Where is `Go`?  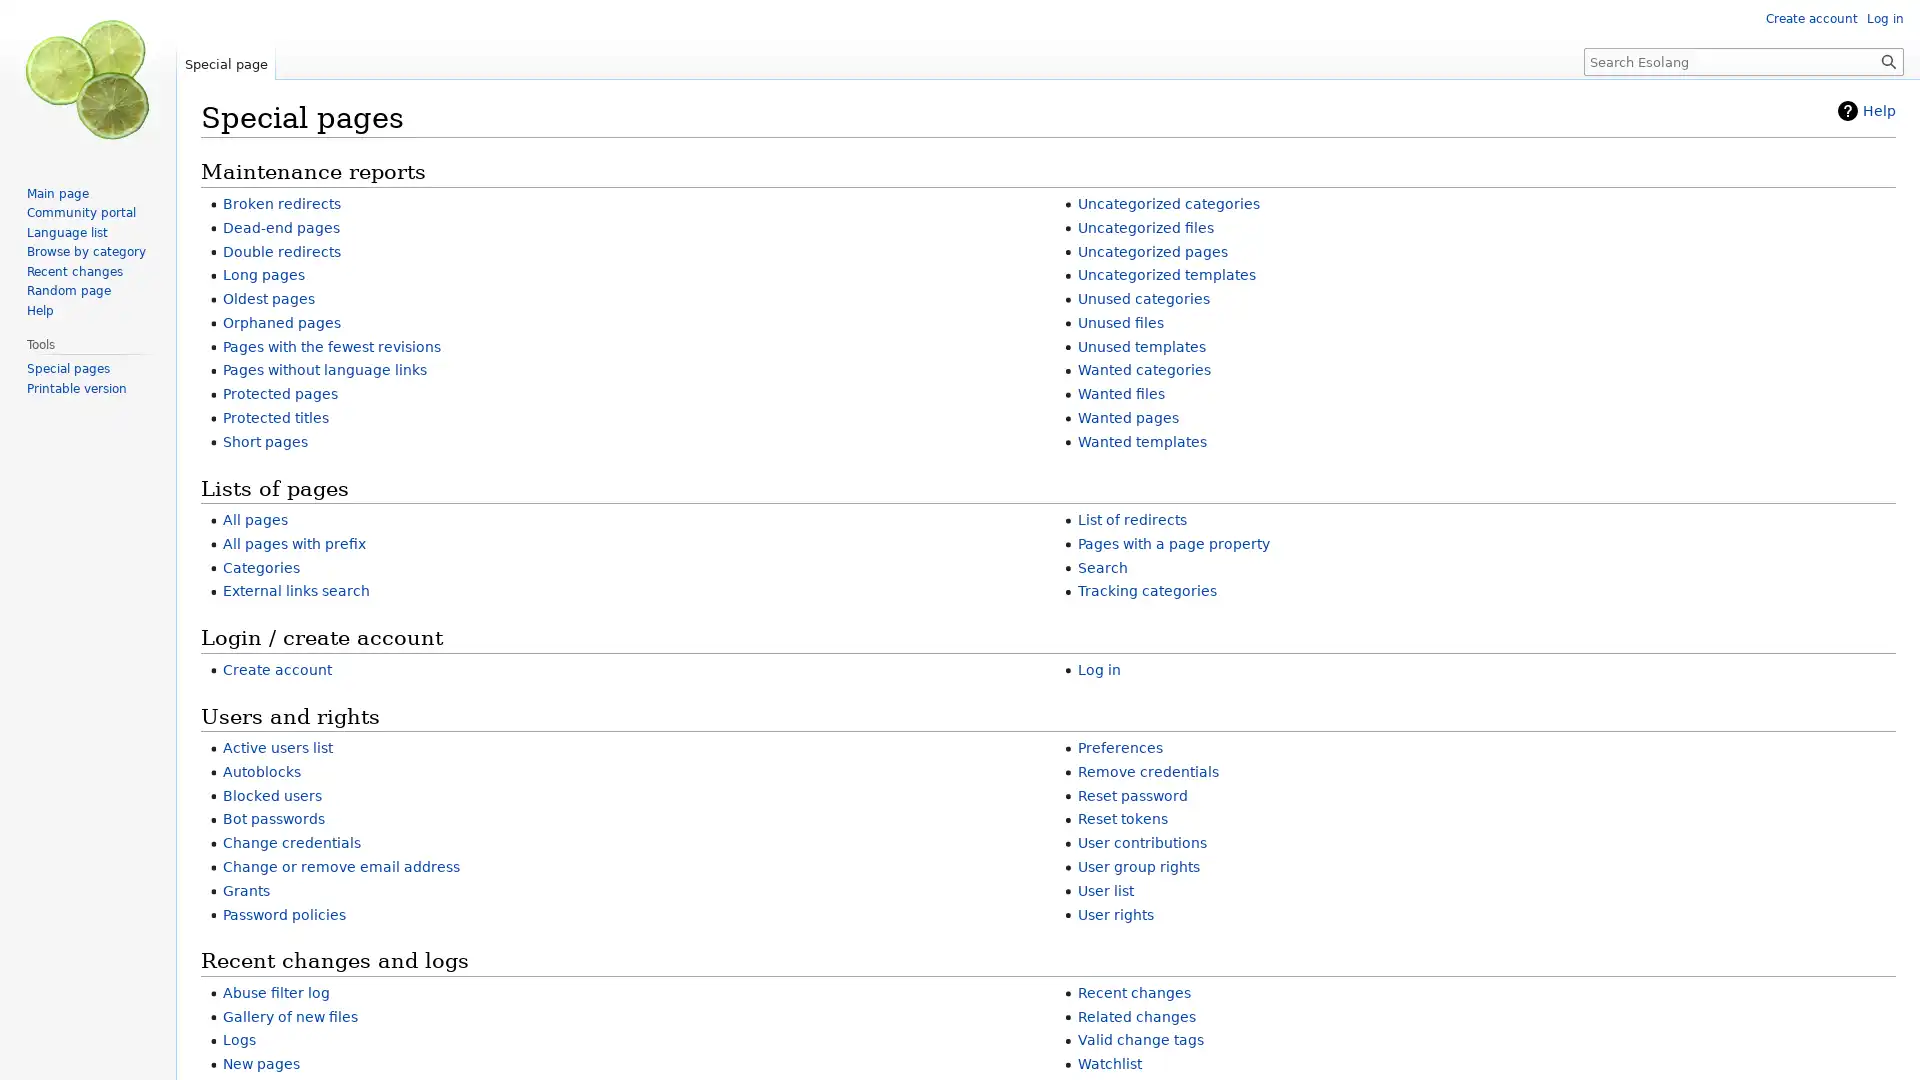
Go is located at coordinates (1888, 60).